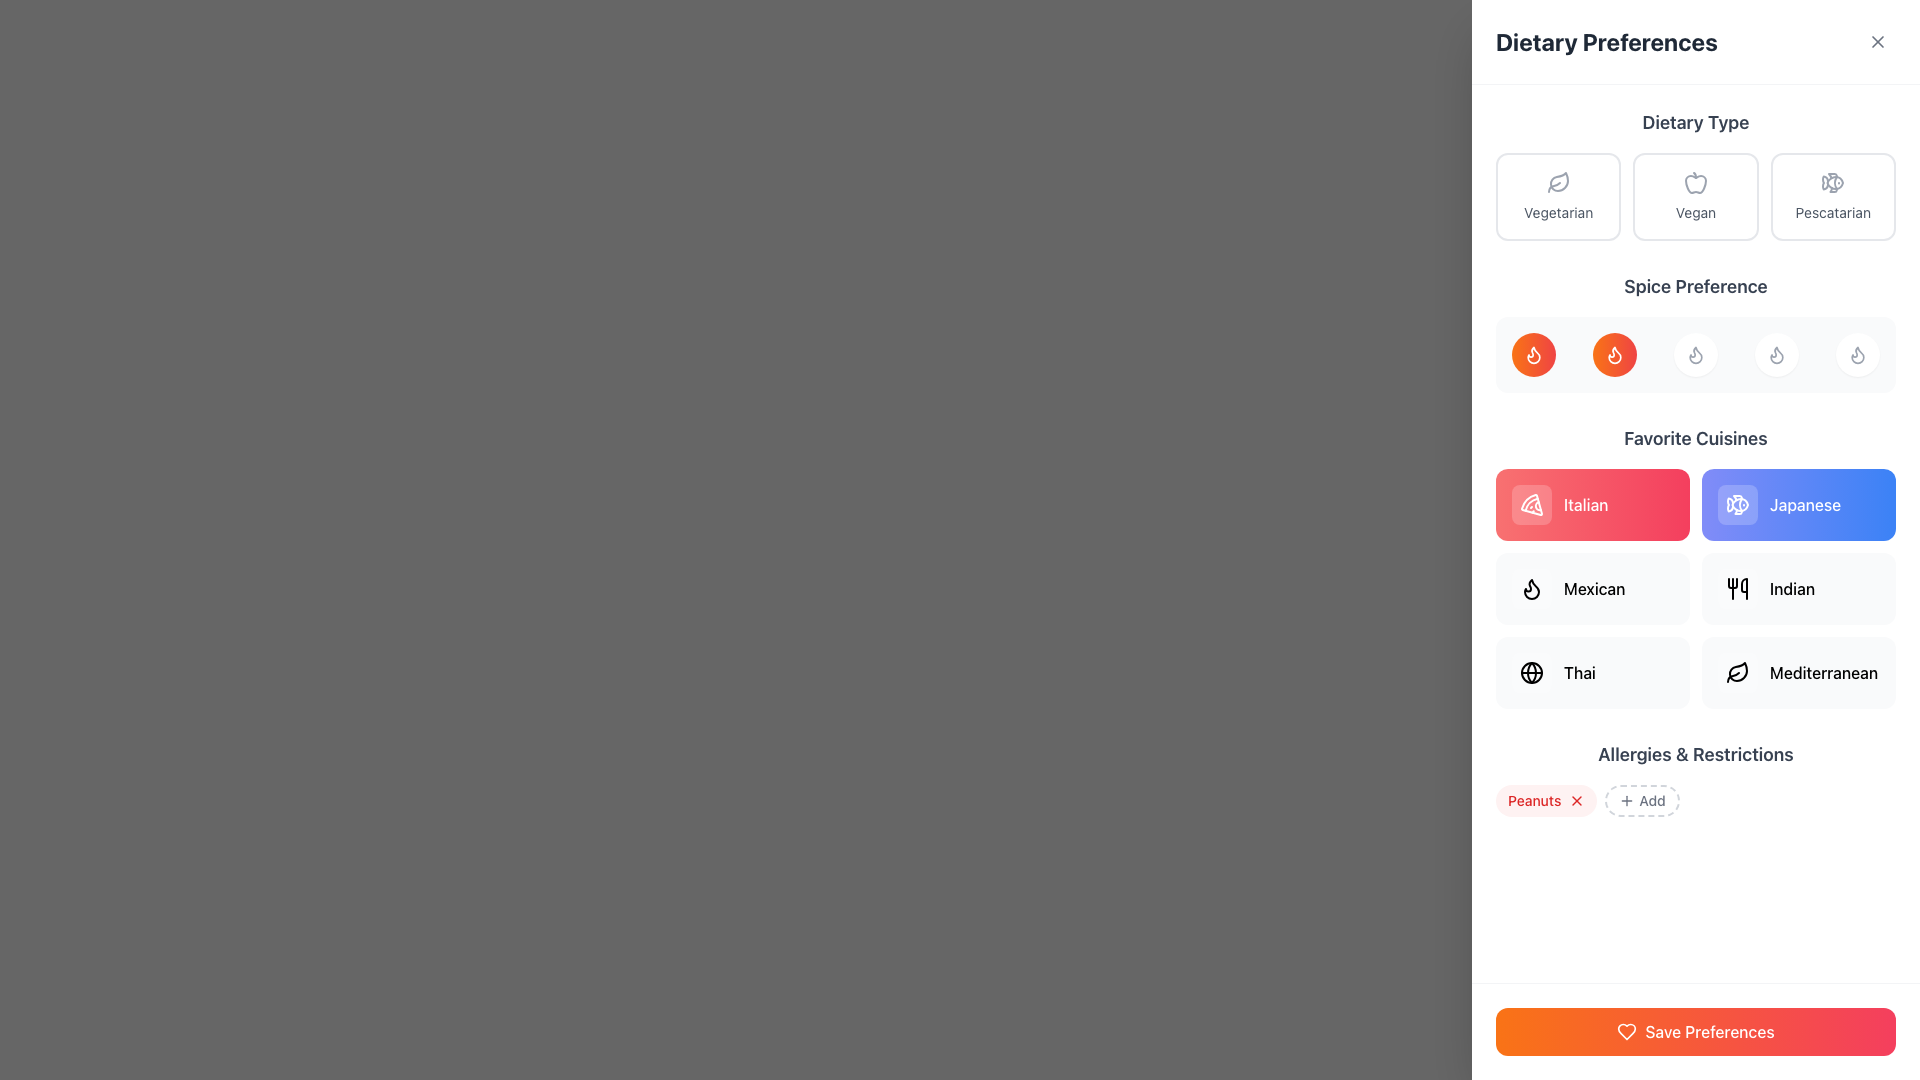 The width and height of the screenshot is (1920, 1080). I want to click on the 'Japanese' text label, which is part of the 'Favorite Cuisines' section and has a blue background, so click(1805, 504).